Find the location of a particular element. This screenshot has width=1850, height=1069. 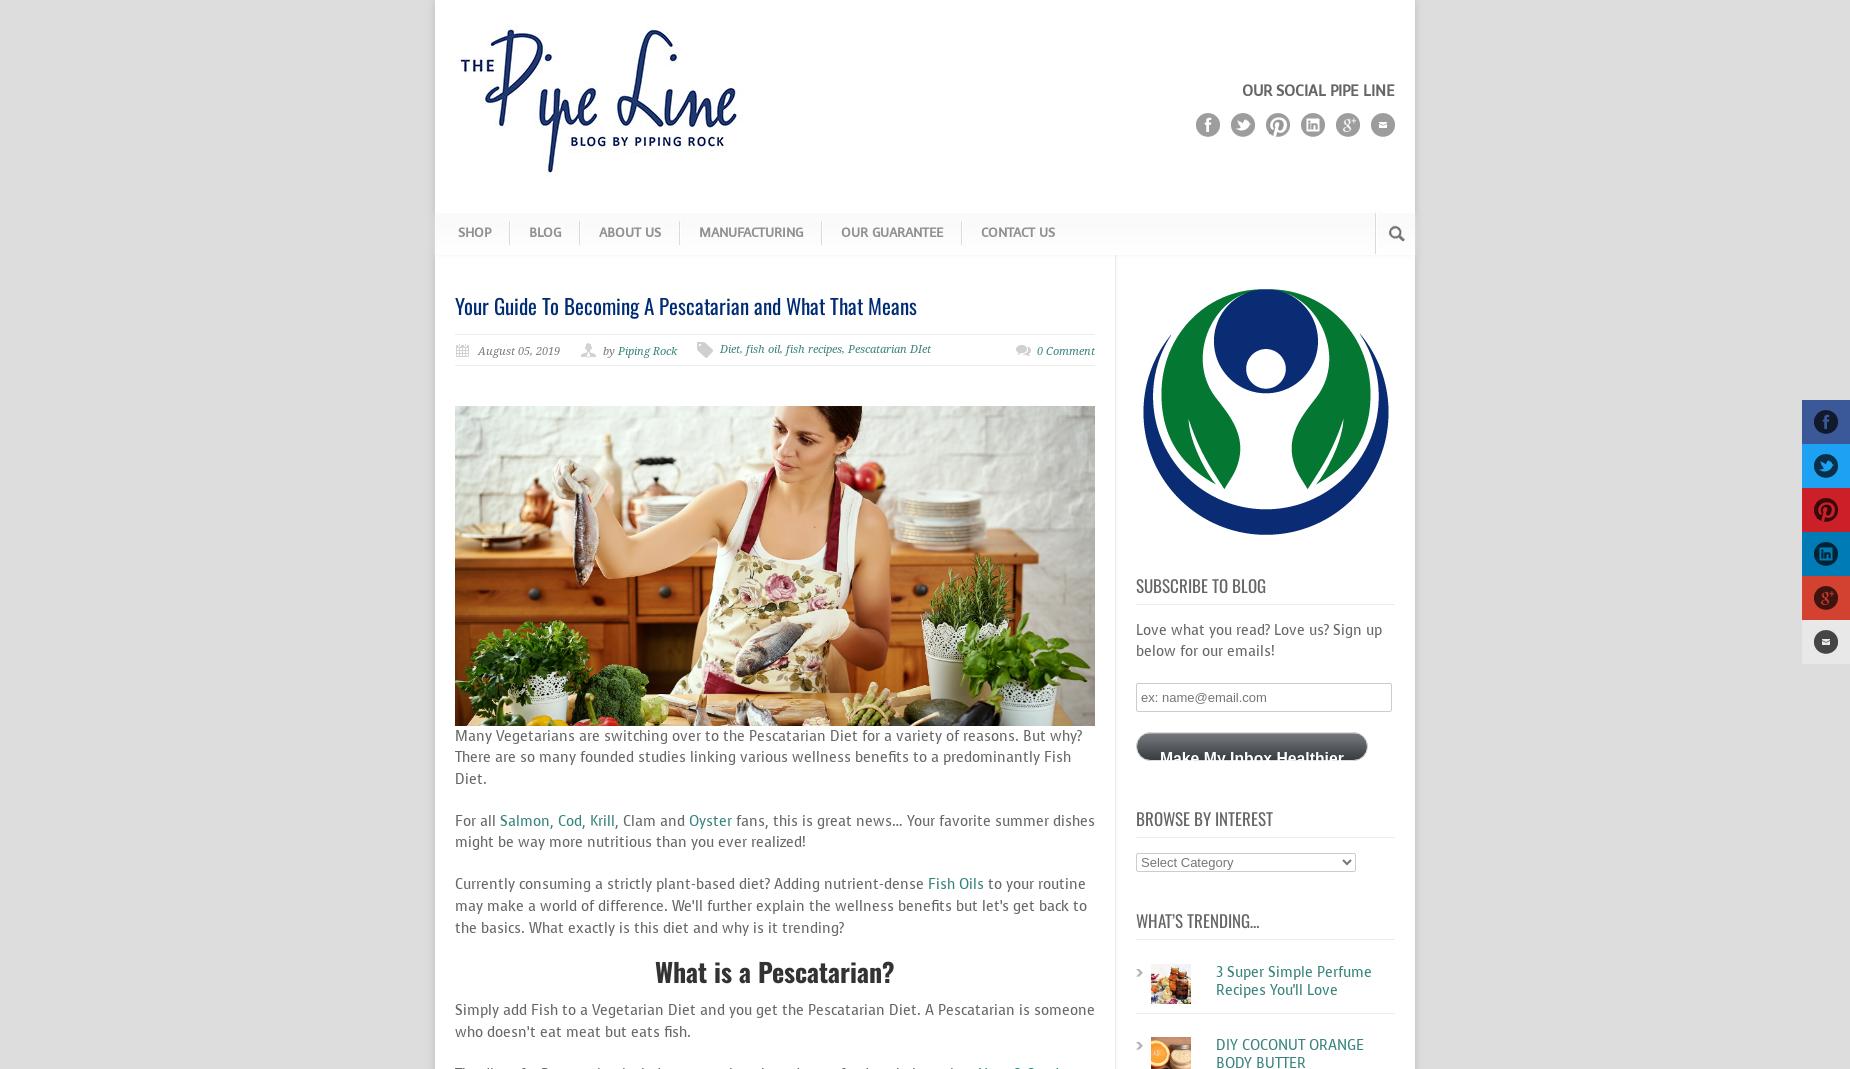

'fish recipes' is located at coordinates (814, 348).